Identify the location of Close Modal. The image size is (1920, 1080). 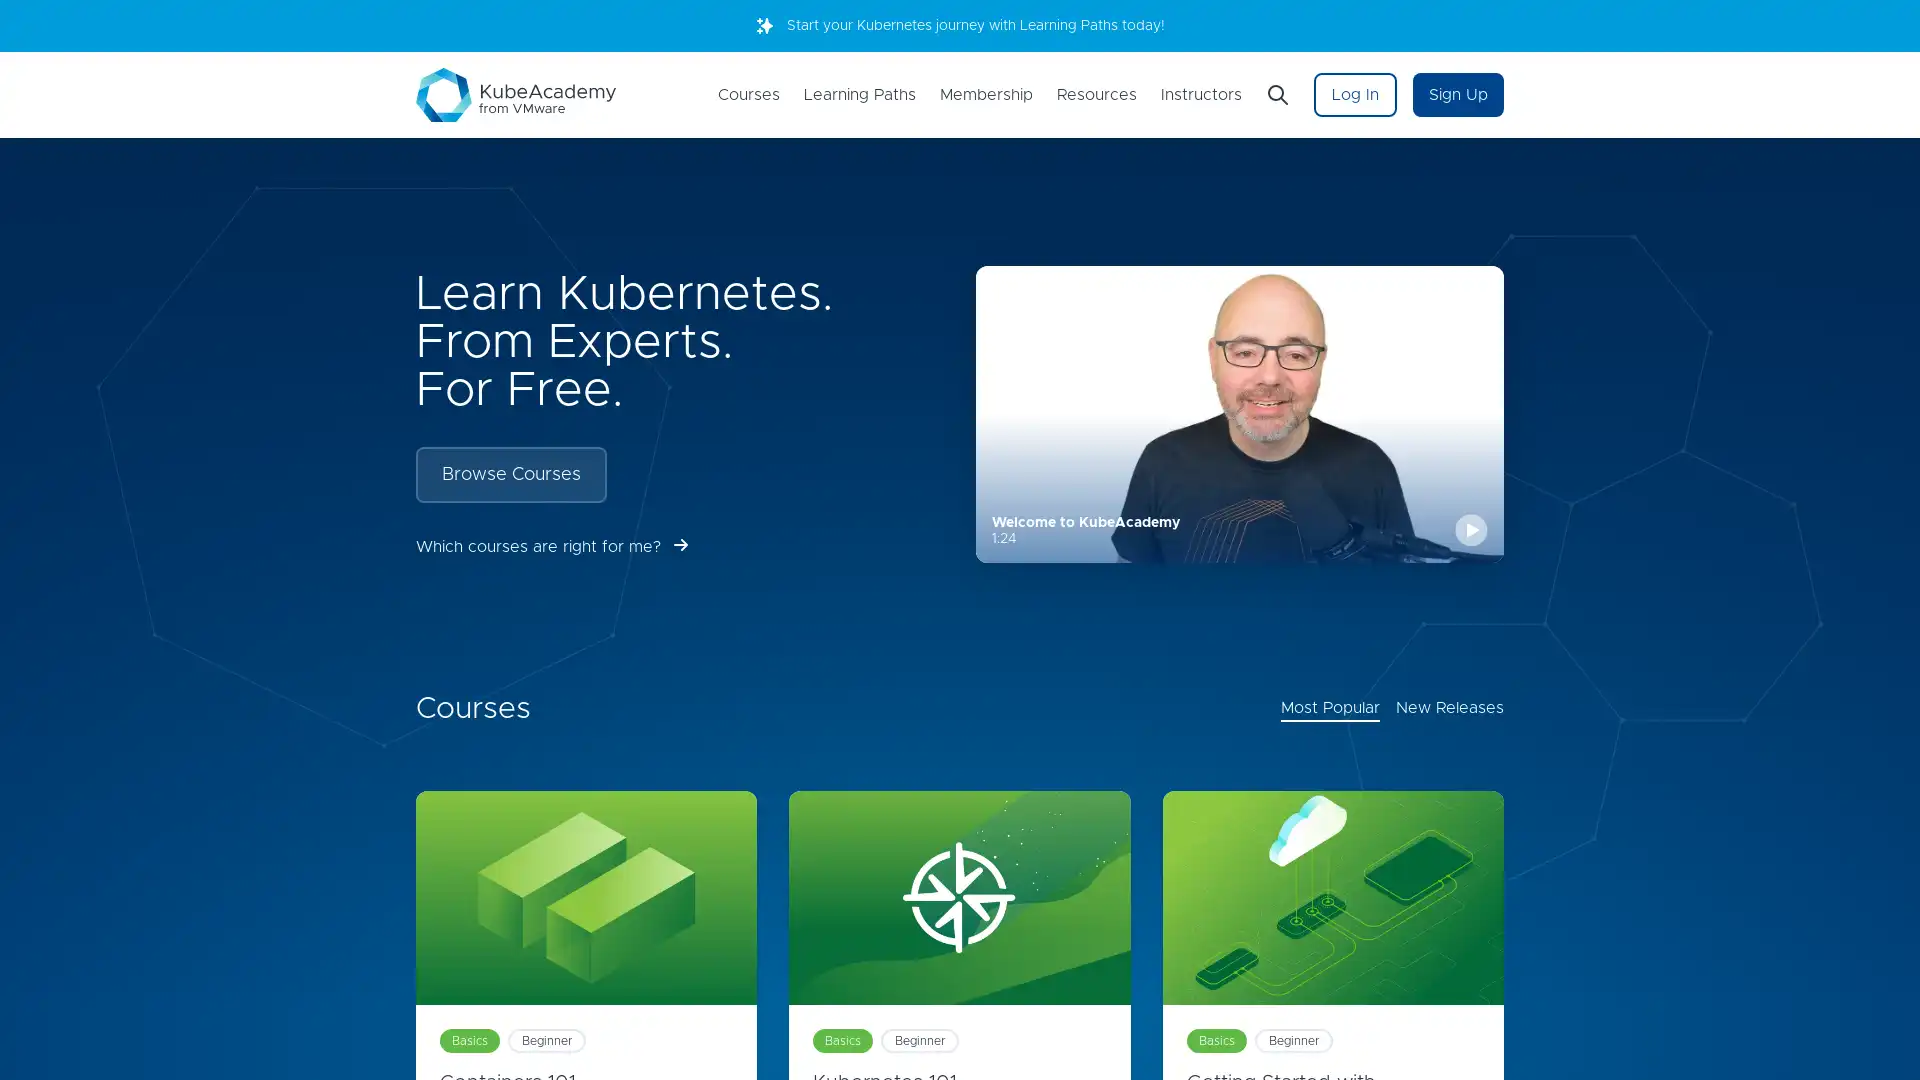
(1200, 420).